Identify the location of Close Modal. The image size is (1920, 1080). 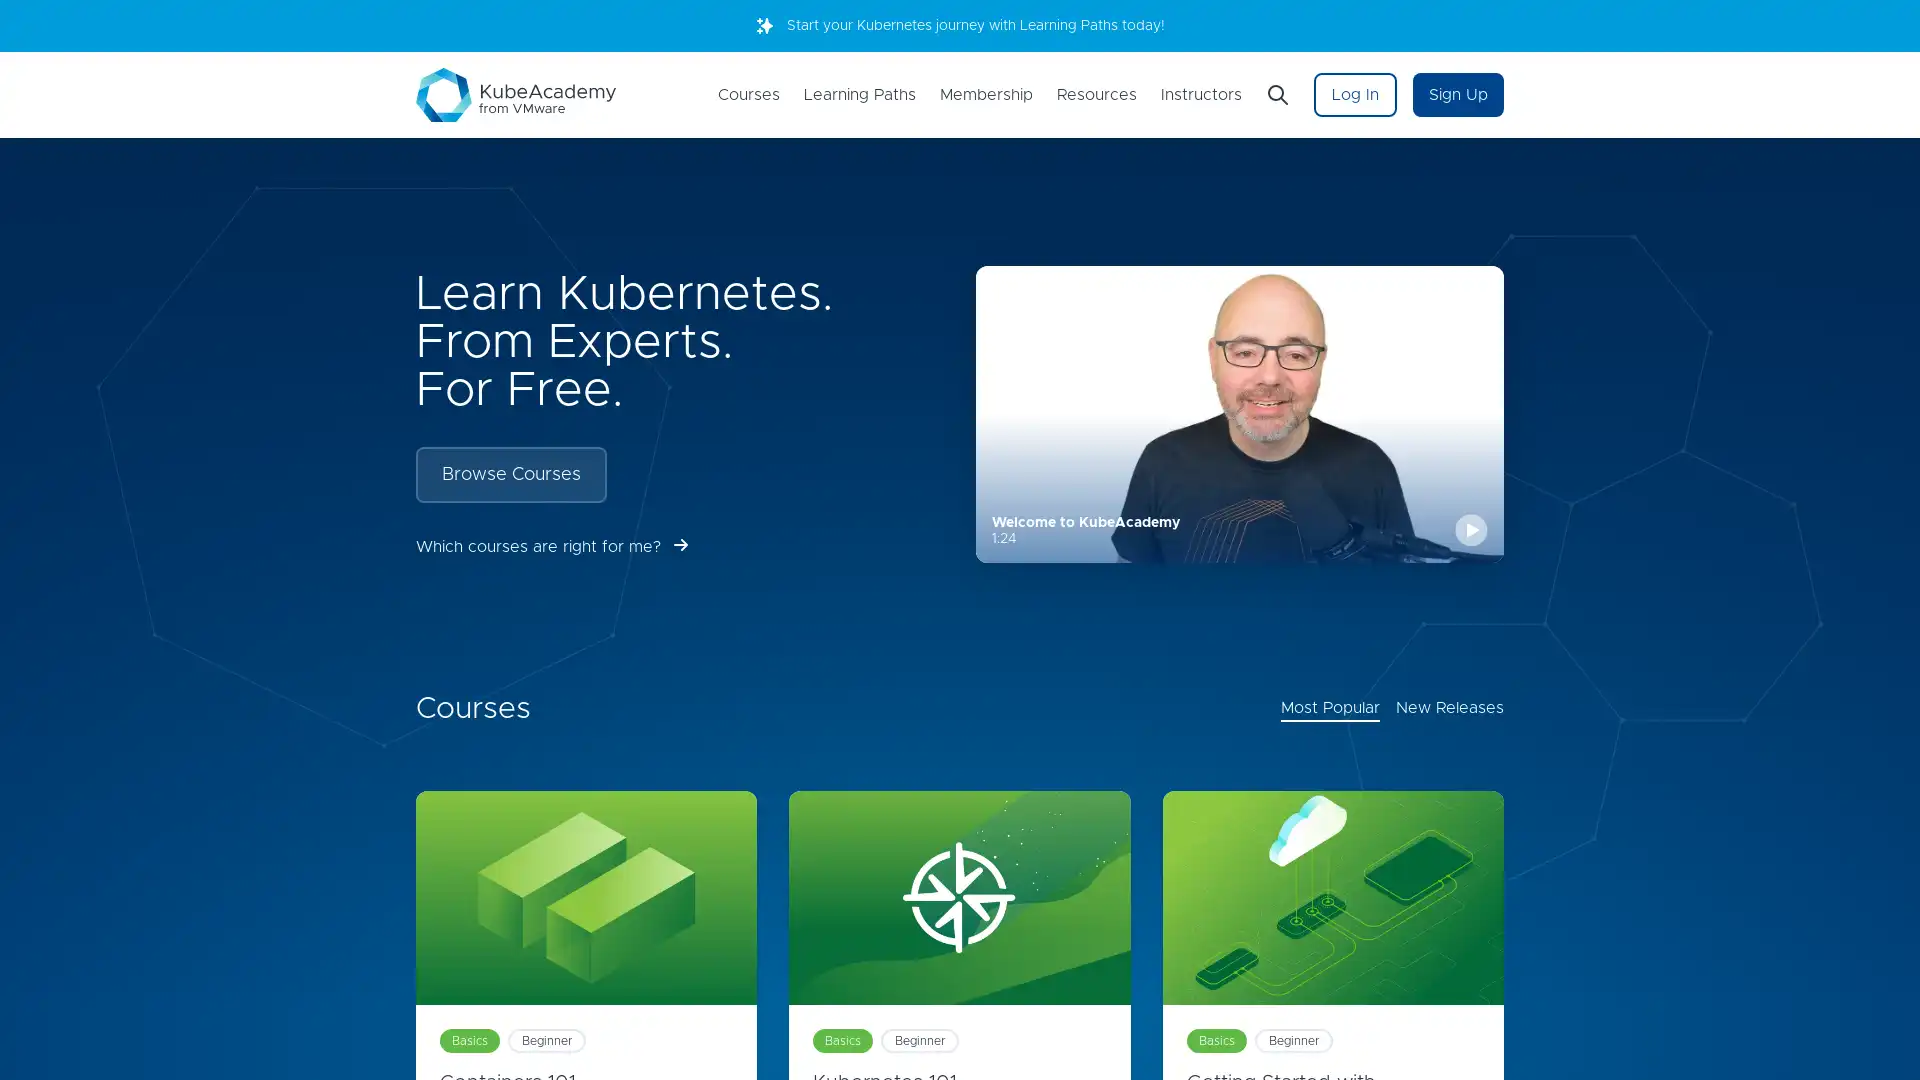
(1200, 420).